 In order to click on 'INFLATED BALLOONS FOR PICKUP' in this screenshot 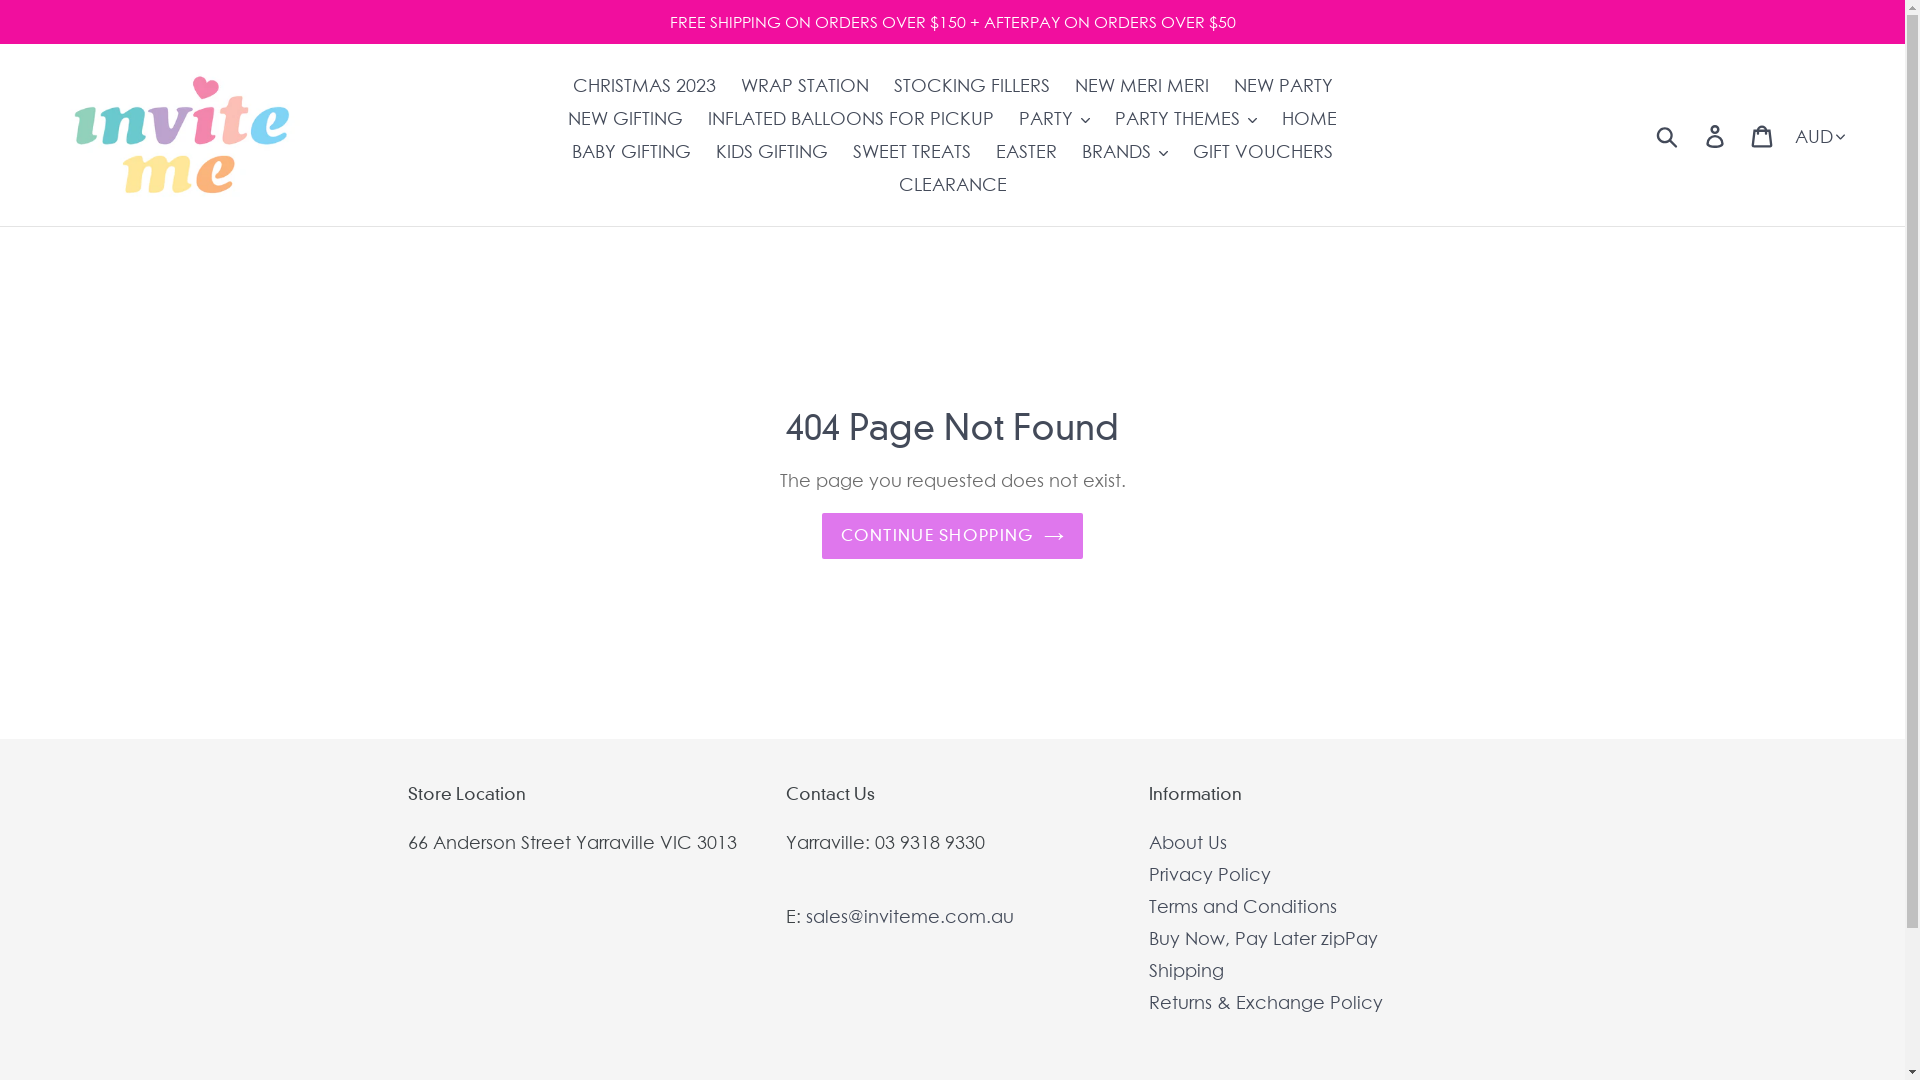, I will do `click(850, 118)`.